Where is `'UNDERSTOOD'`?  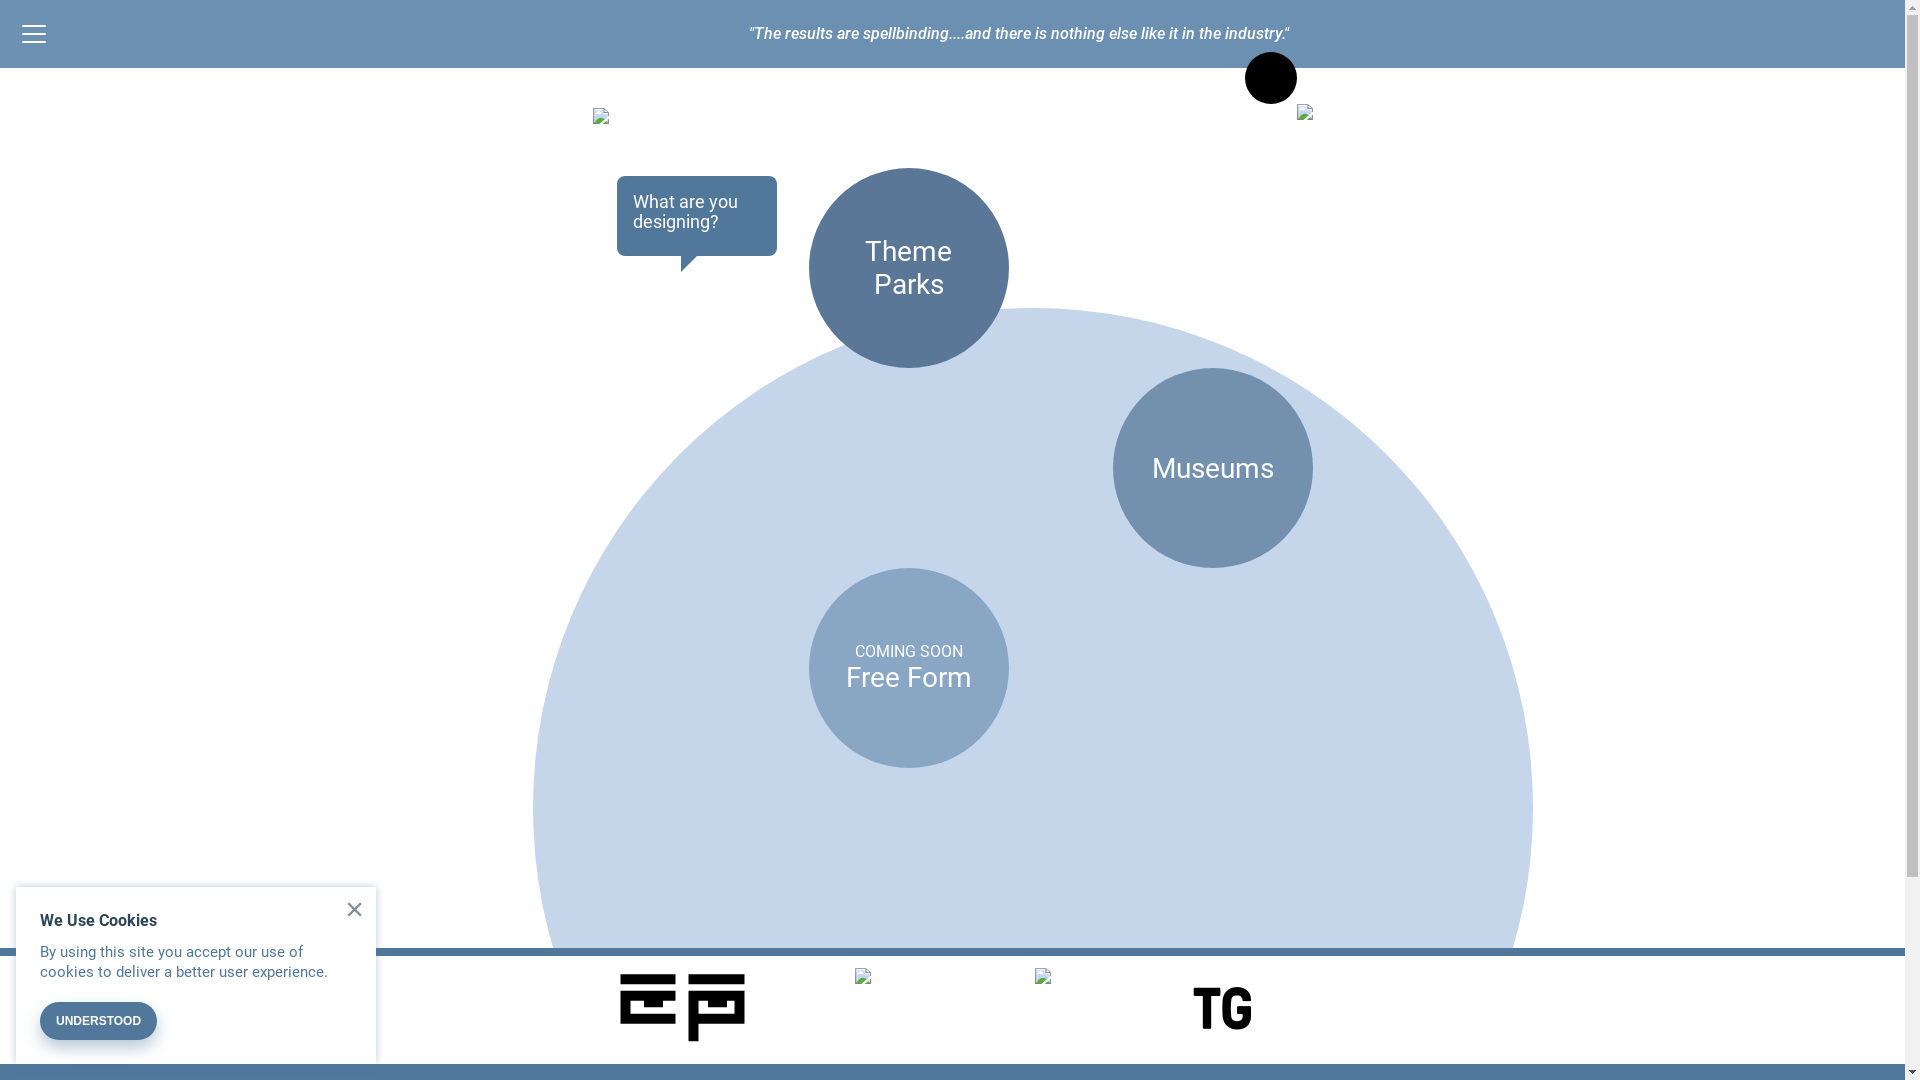
'UNDERSTOOD' is located at coordinates (97, 1021).